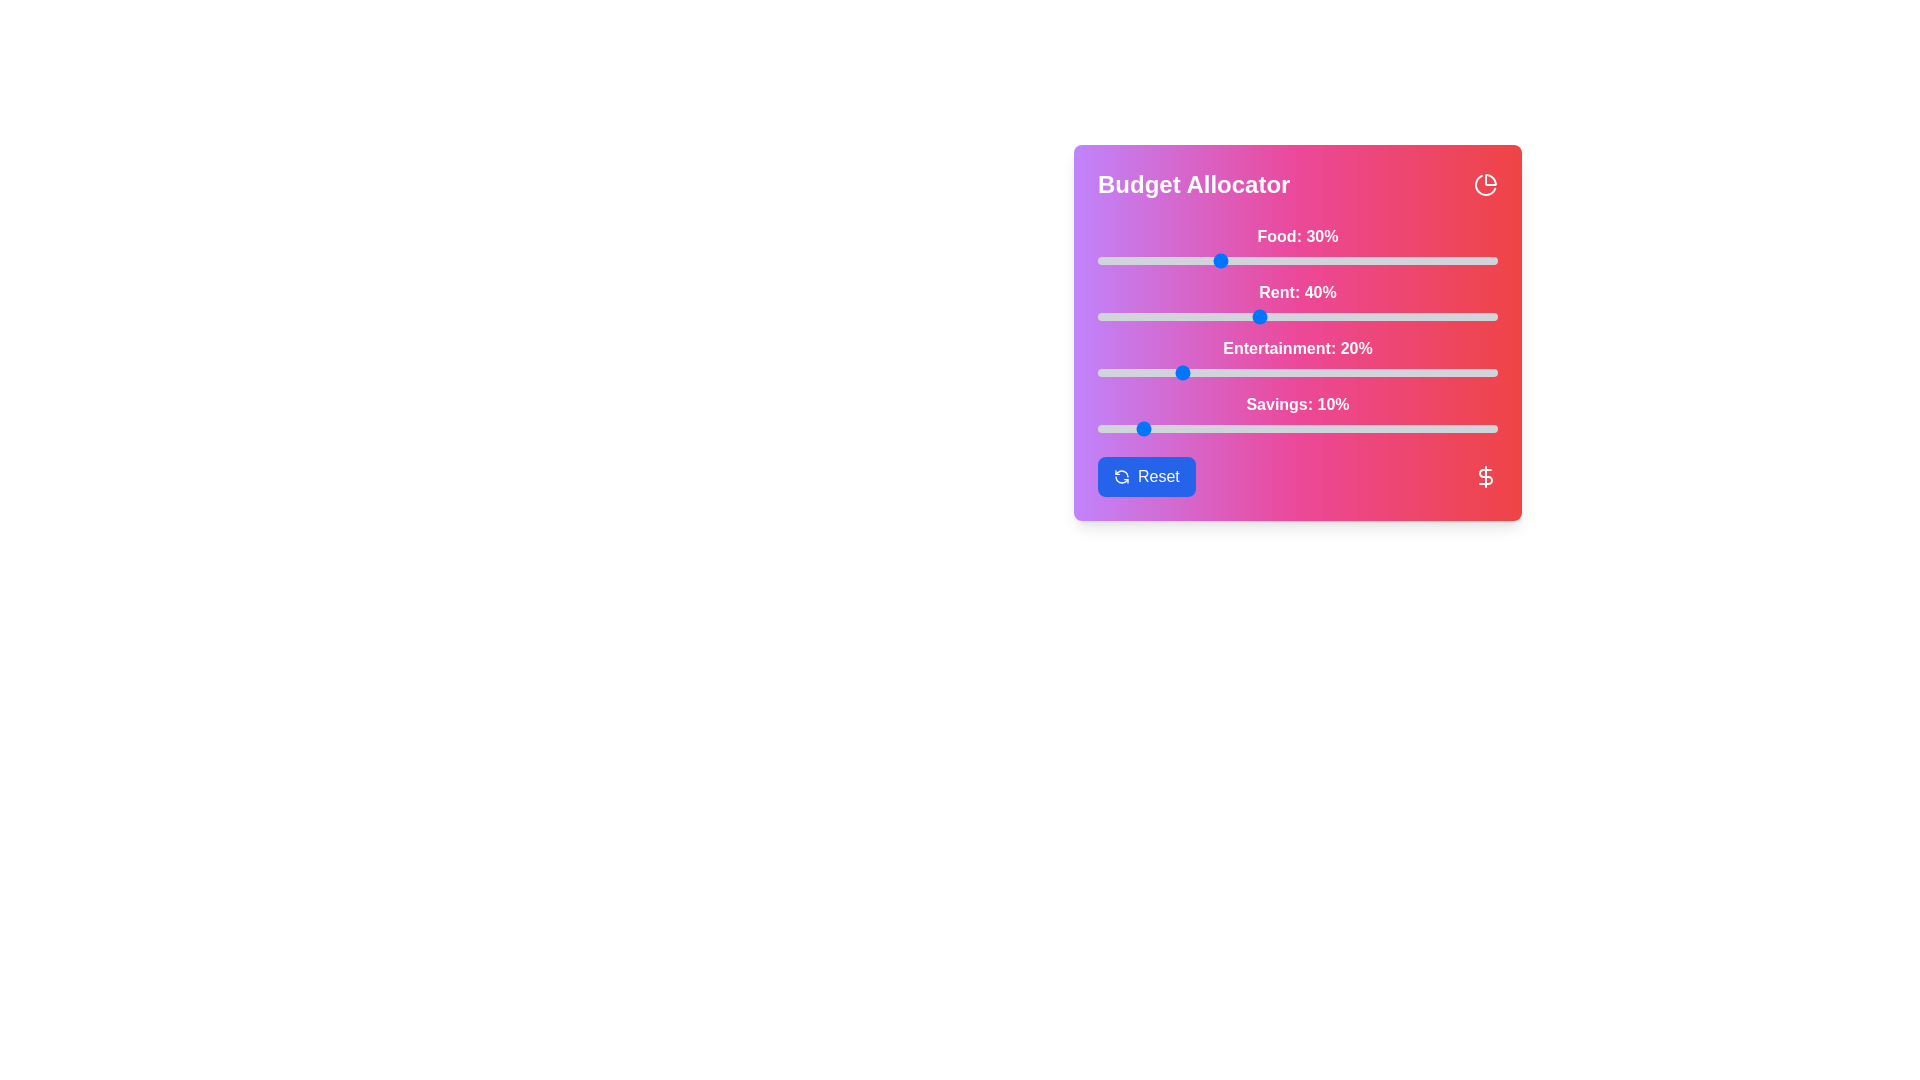 The width and height of the screenshot is (1920, 1080). Describe the element at coordinates (1429, 260) in the screenshot. I see `'Food' slider` at that location.